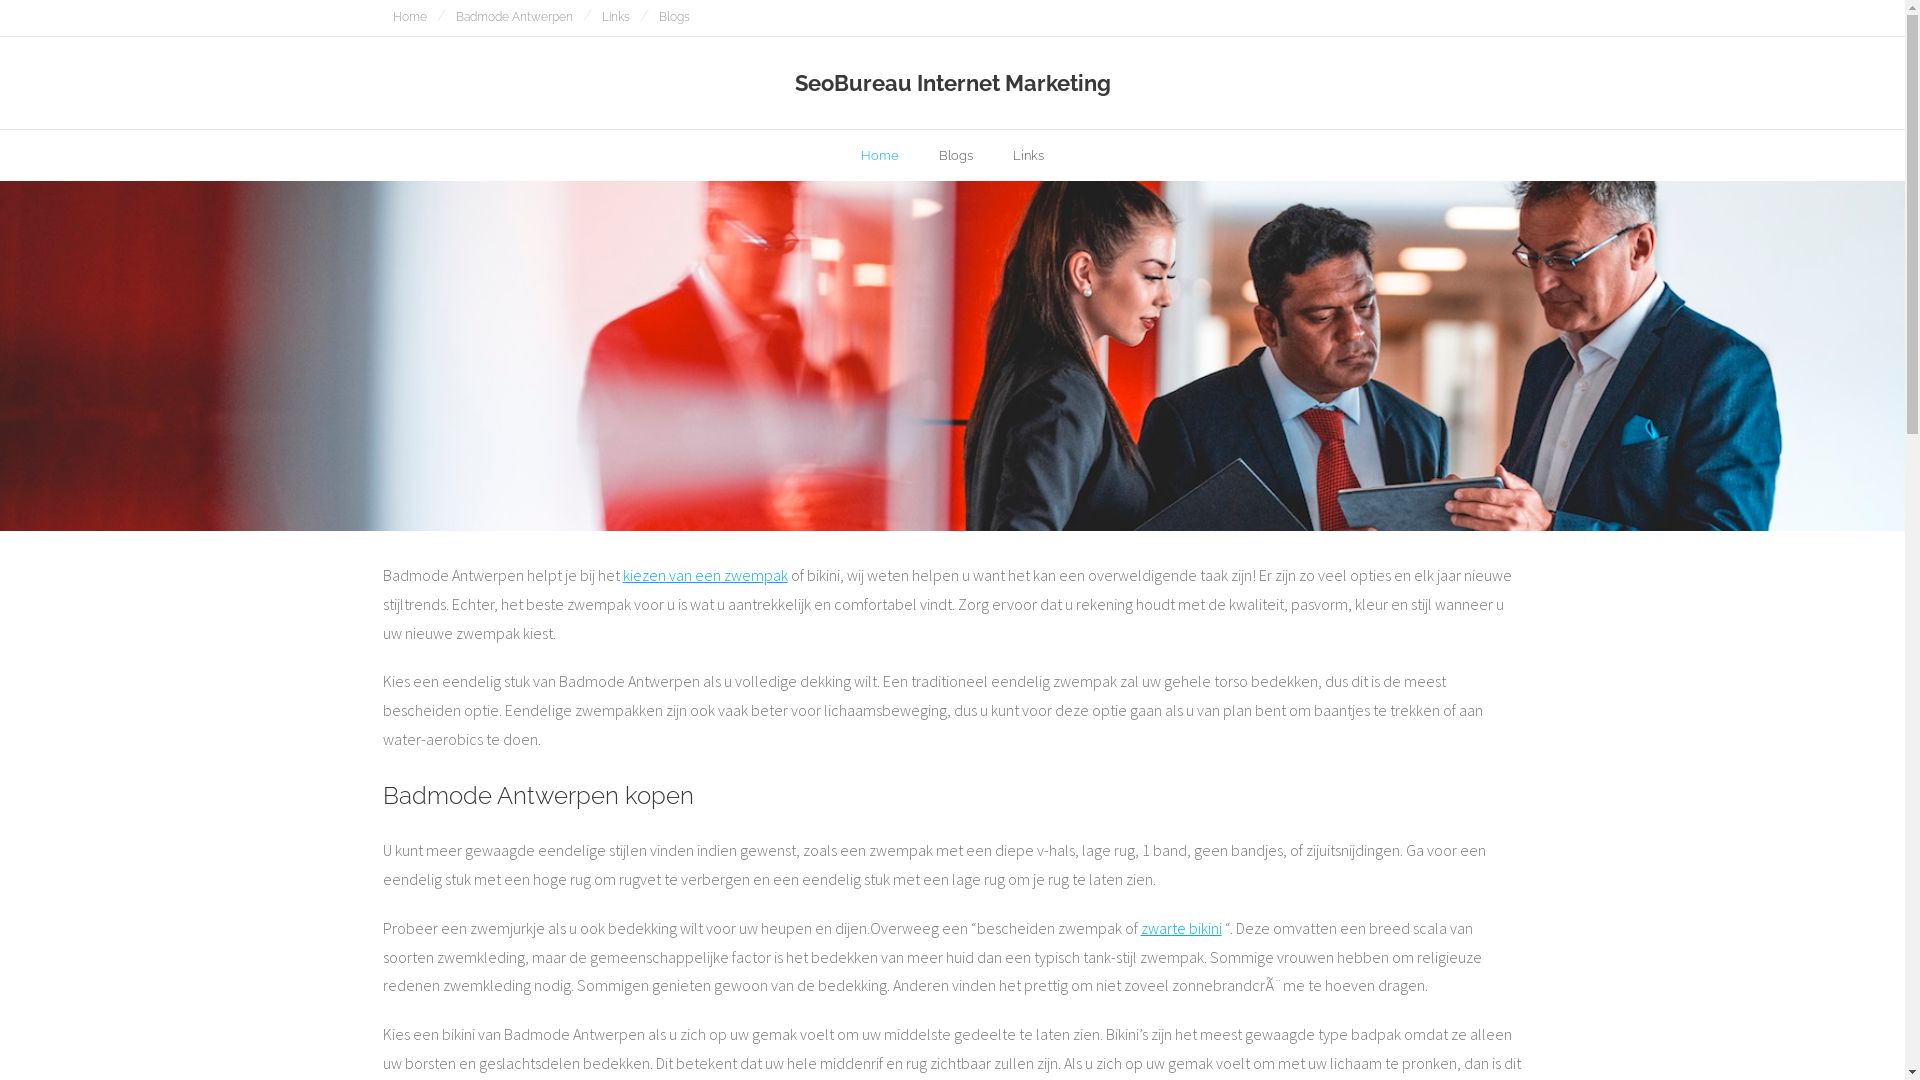  What do you see at coordinates (993, 154) in the screenshot?
I see `'Links'` at bounding box center [993, 154].